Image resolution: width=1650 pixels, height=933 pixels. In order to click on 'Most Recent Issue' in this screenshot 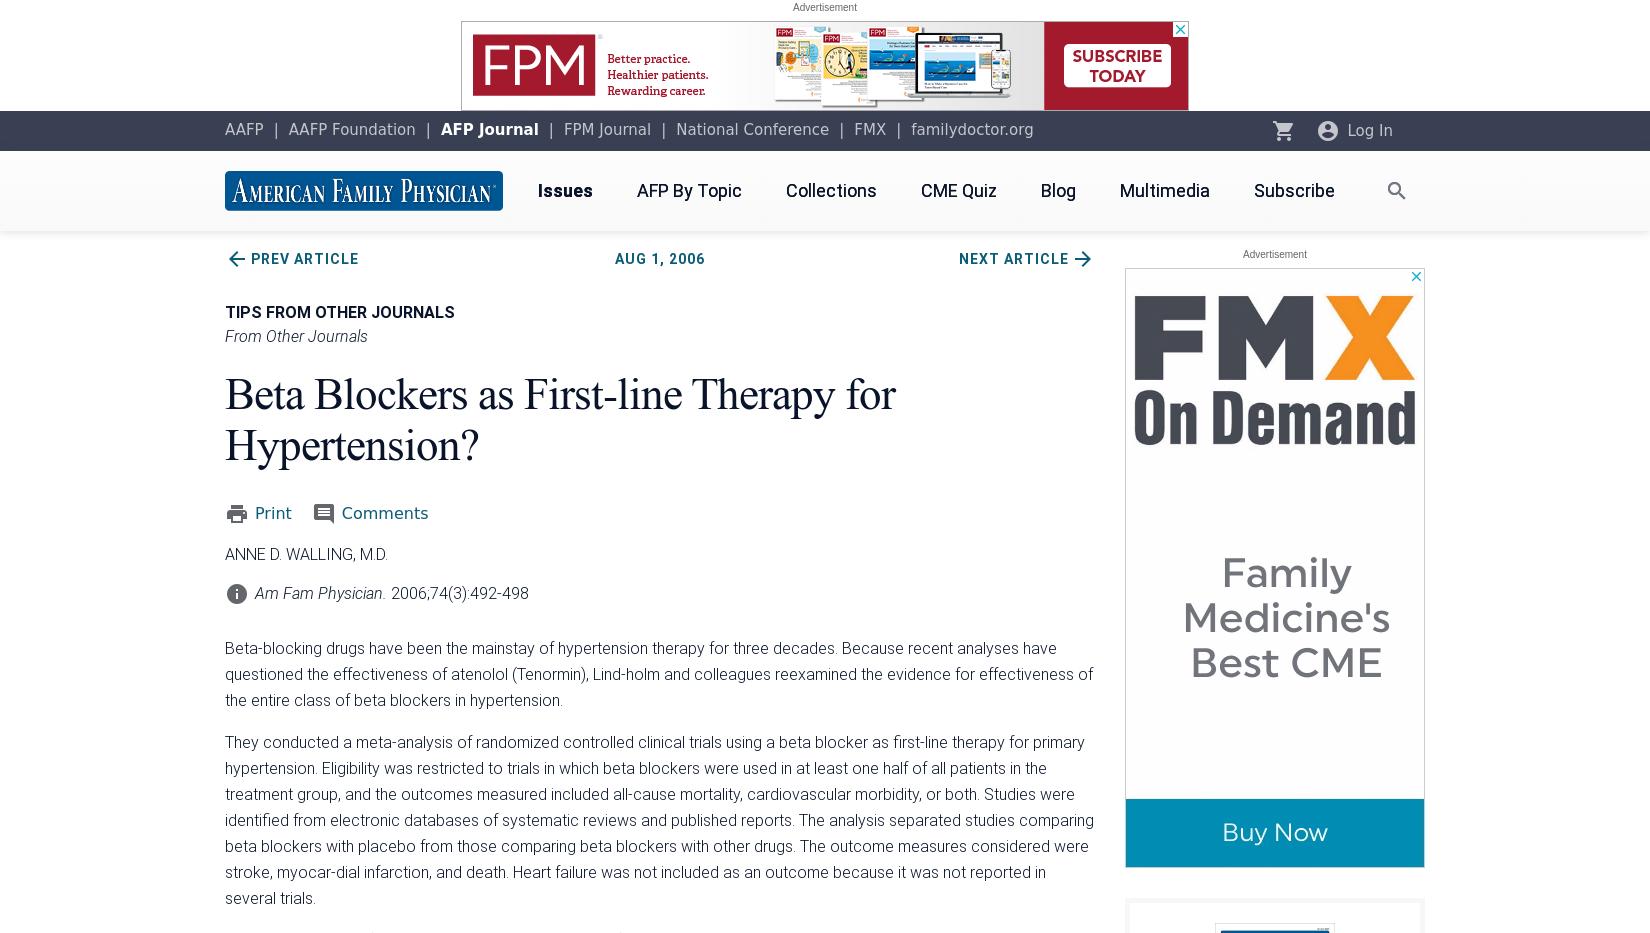, I will do `click(1173, 367)`.